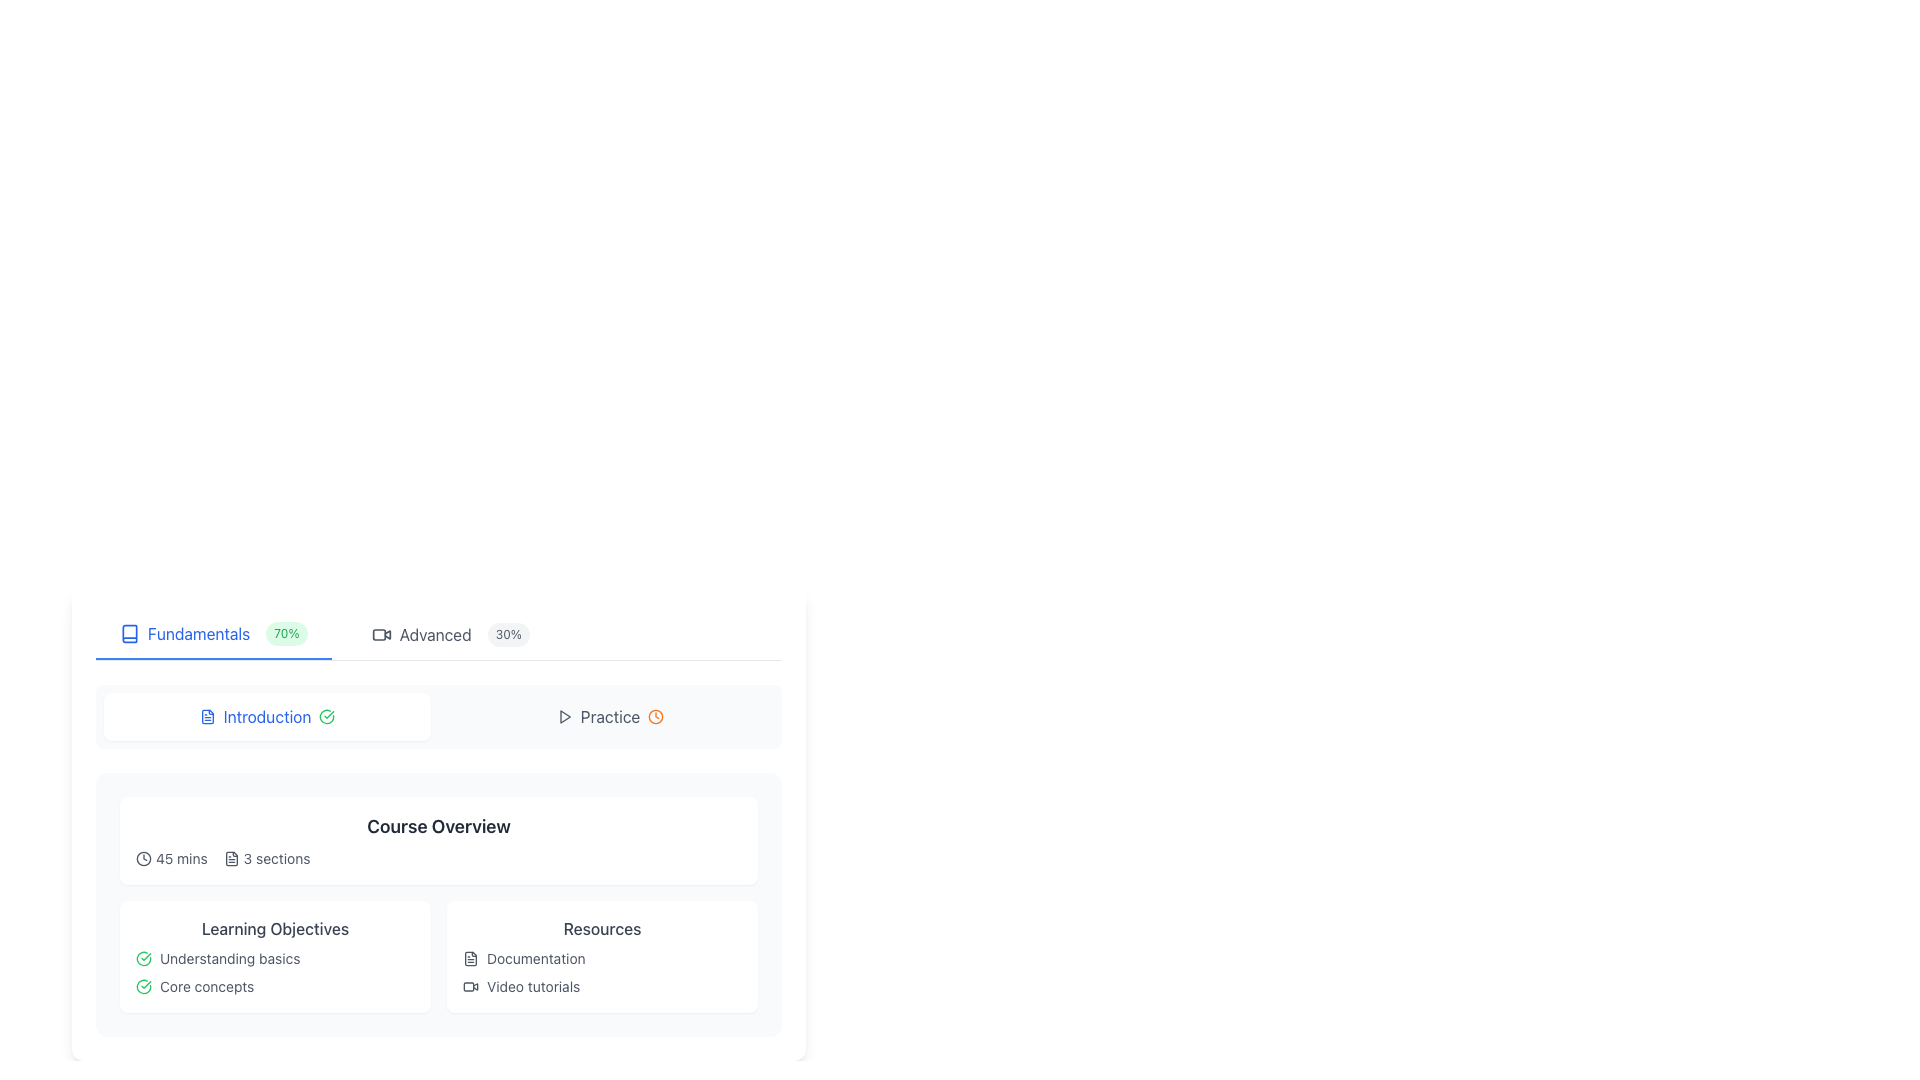 The height and width of the screenshot is (1080, 1920). I want to click on the text component displaying 'Documentation', so click(536, 958).